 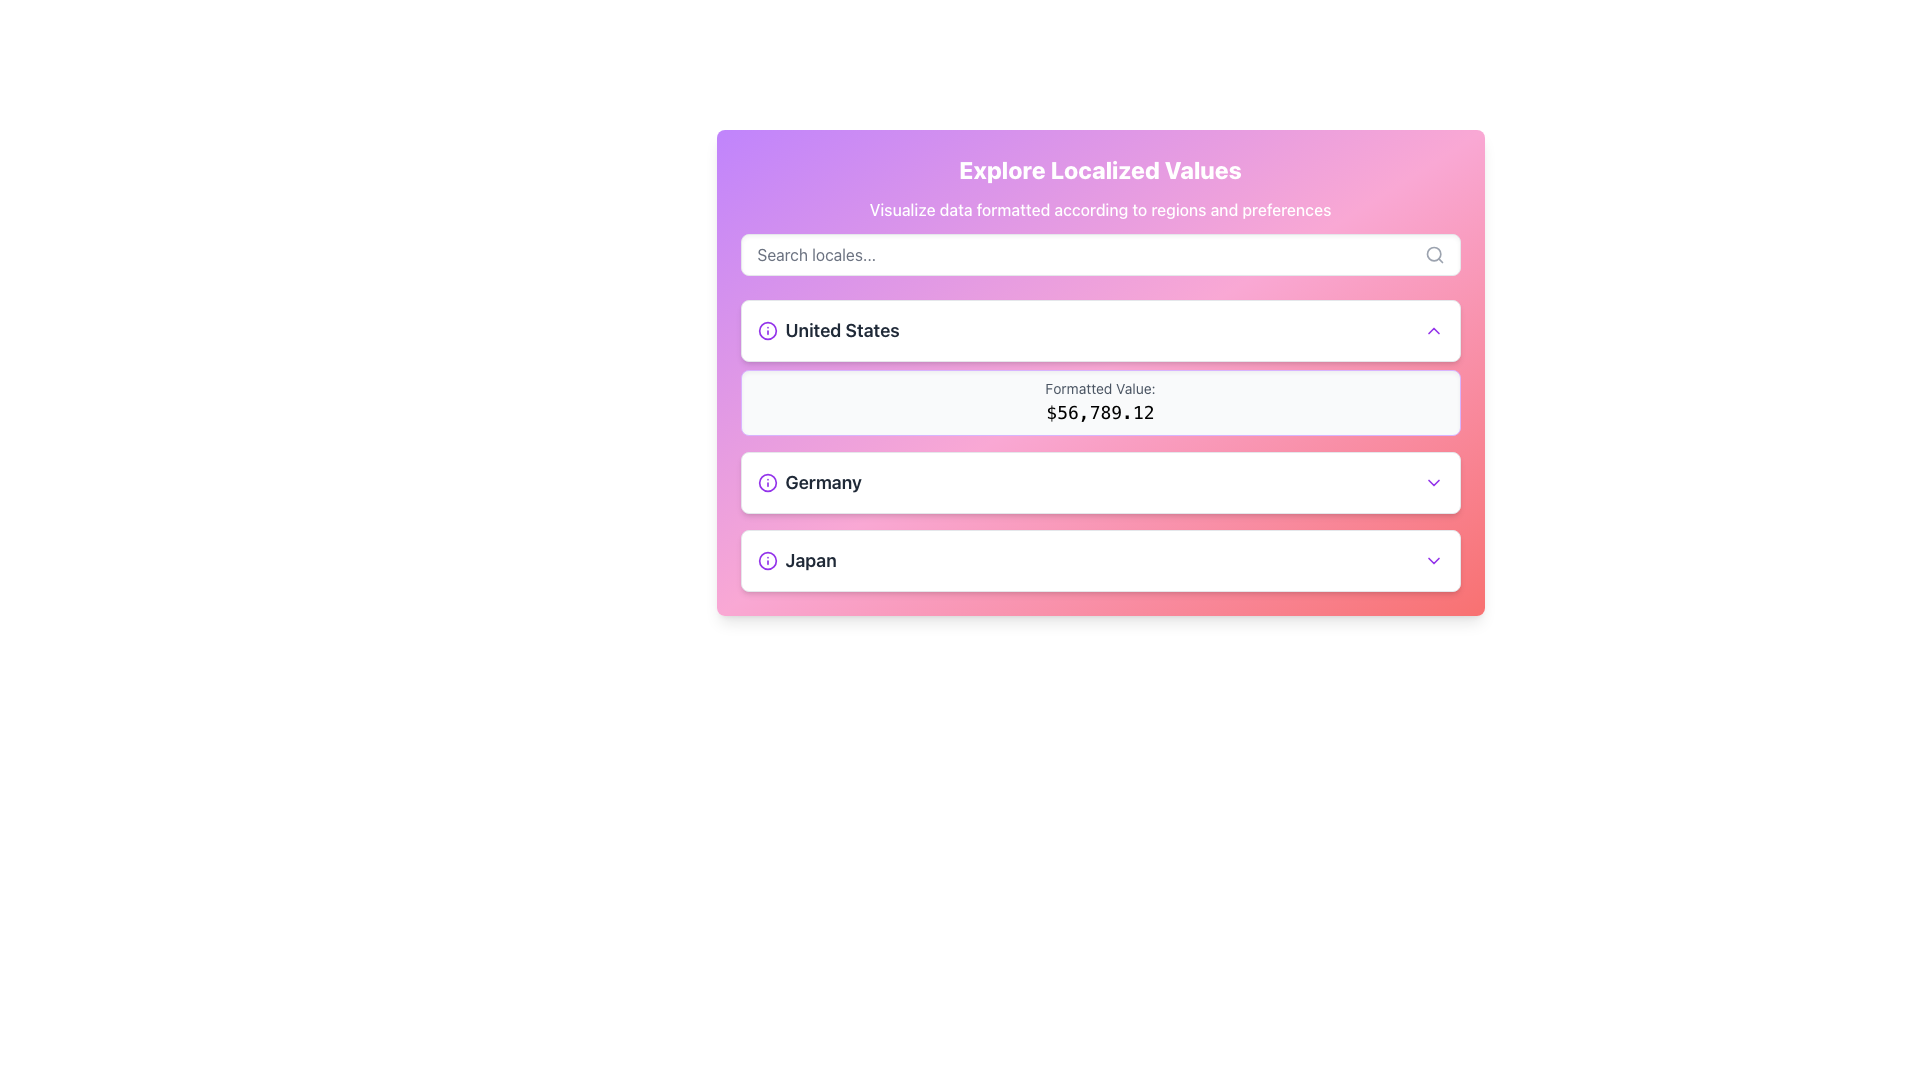 What do you see at coordinates (766, 560) in the screenshot?
I see `the purple circular SVG element that is part of the information icon for the 'Japan' entry, located in the leftmost section of its row` at bounding box center [766, 560].